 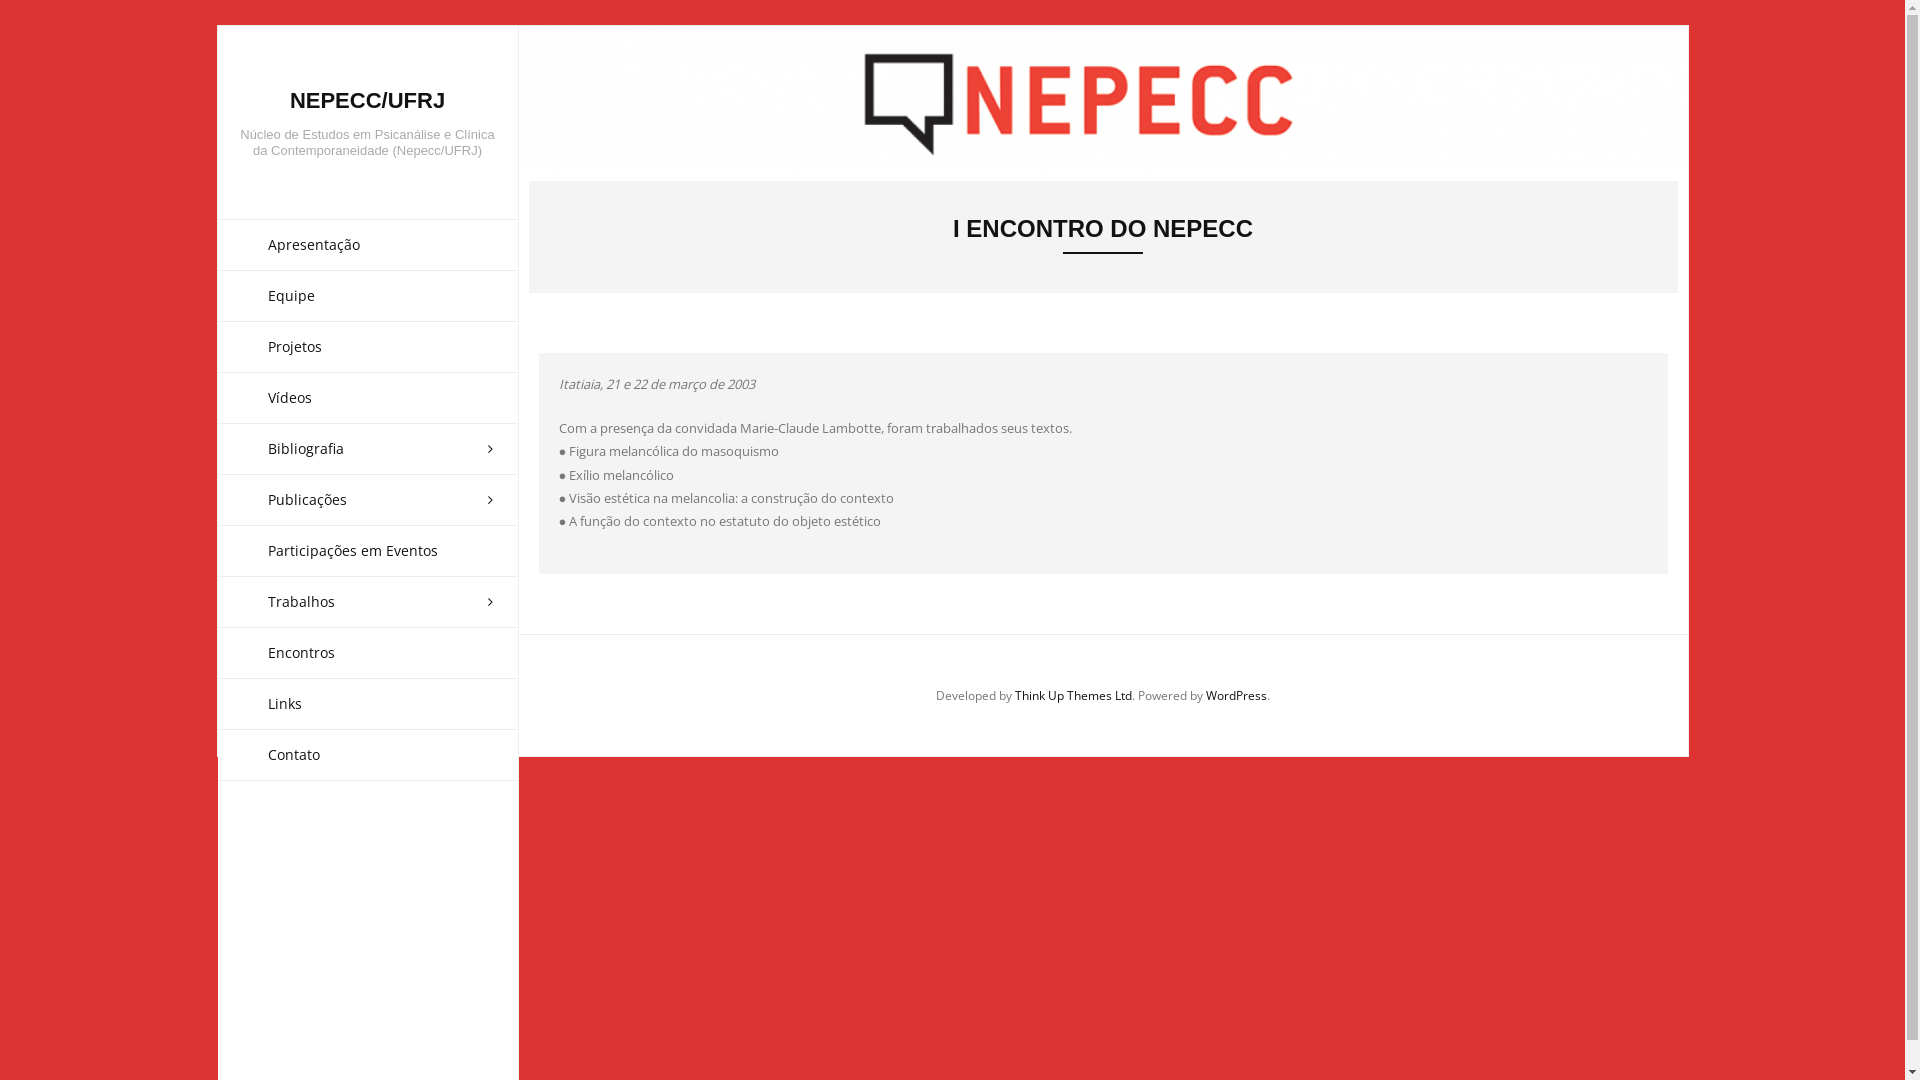 I want to click on 'Encontros', so click(x=368, y=652).